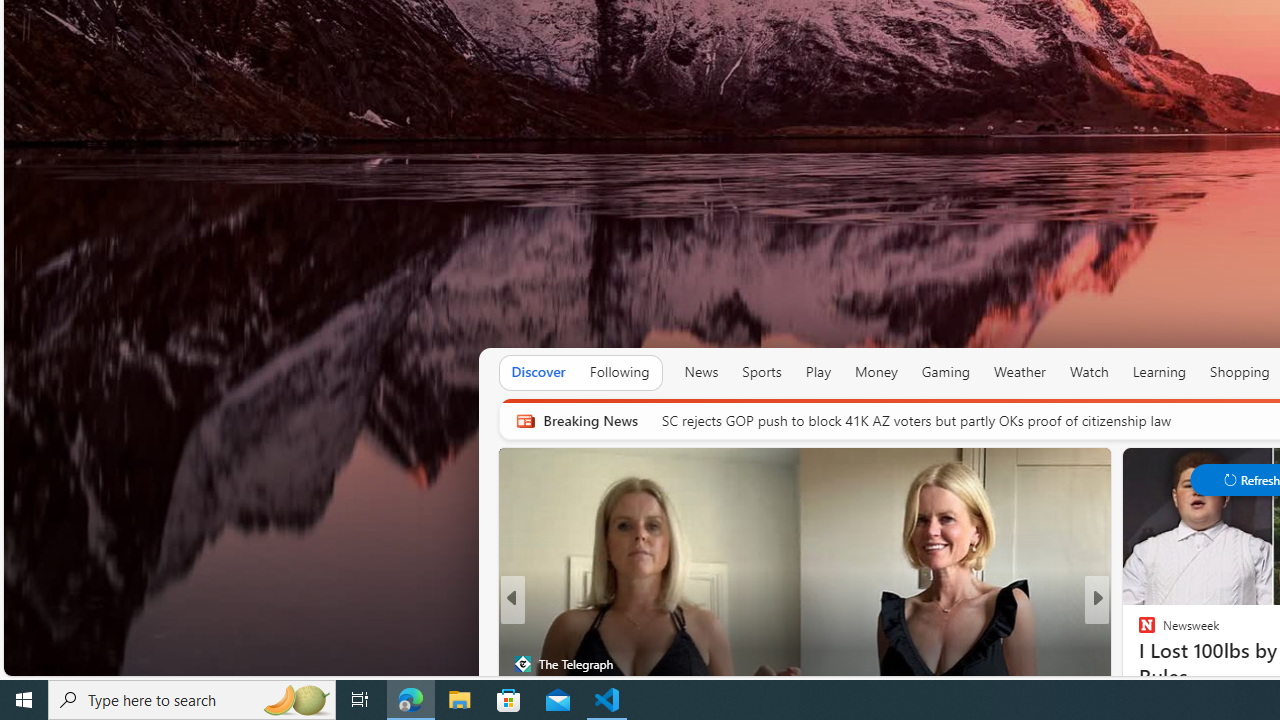 The image size is (1280, 720). What do you see at coordinates (817, 371) in the screenshot?
I see `'Play'` at bounding box center [817, 371].